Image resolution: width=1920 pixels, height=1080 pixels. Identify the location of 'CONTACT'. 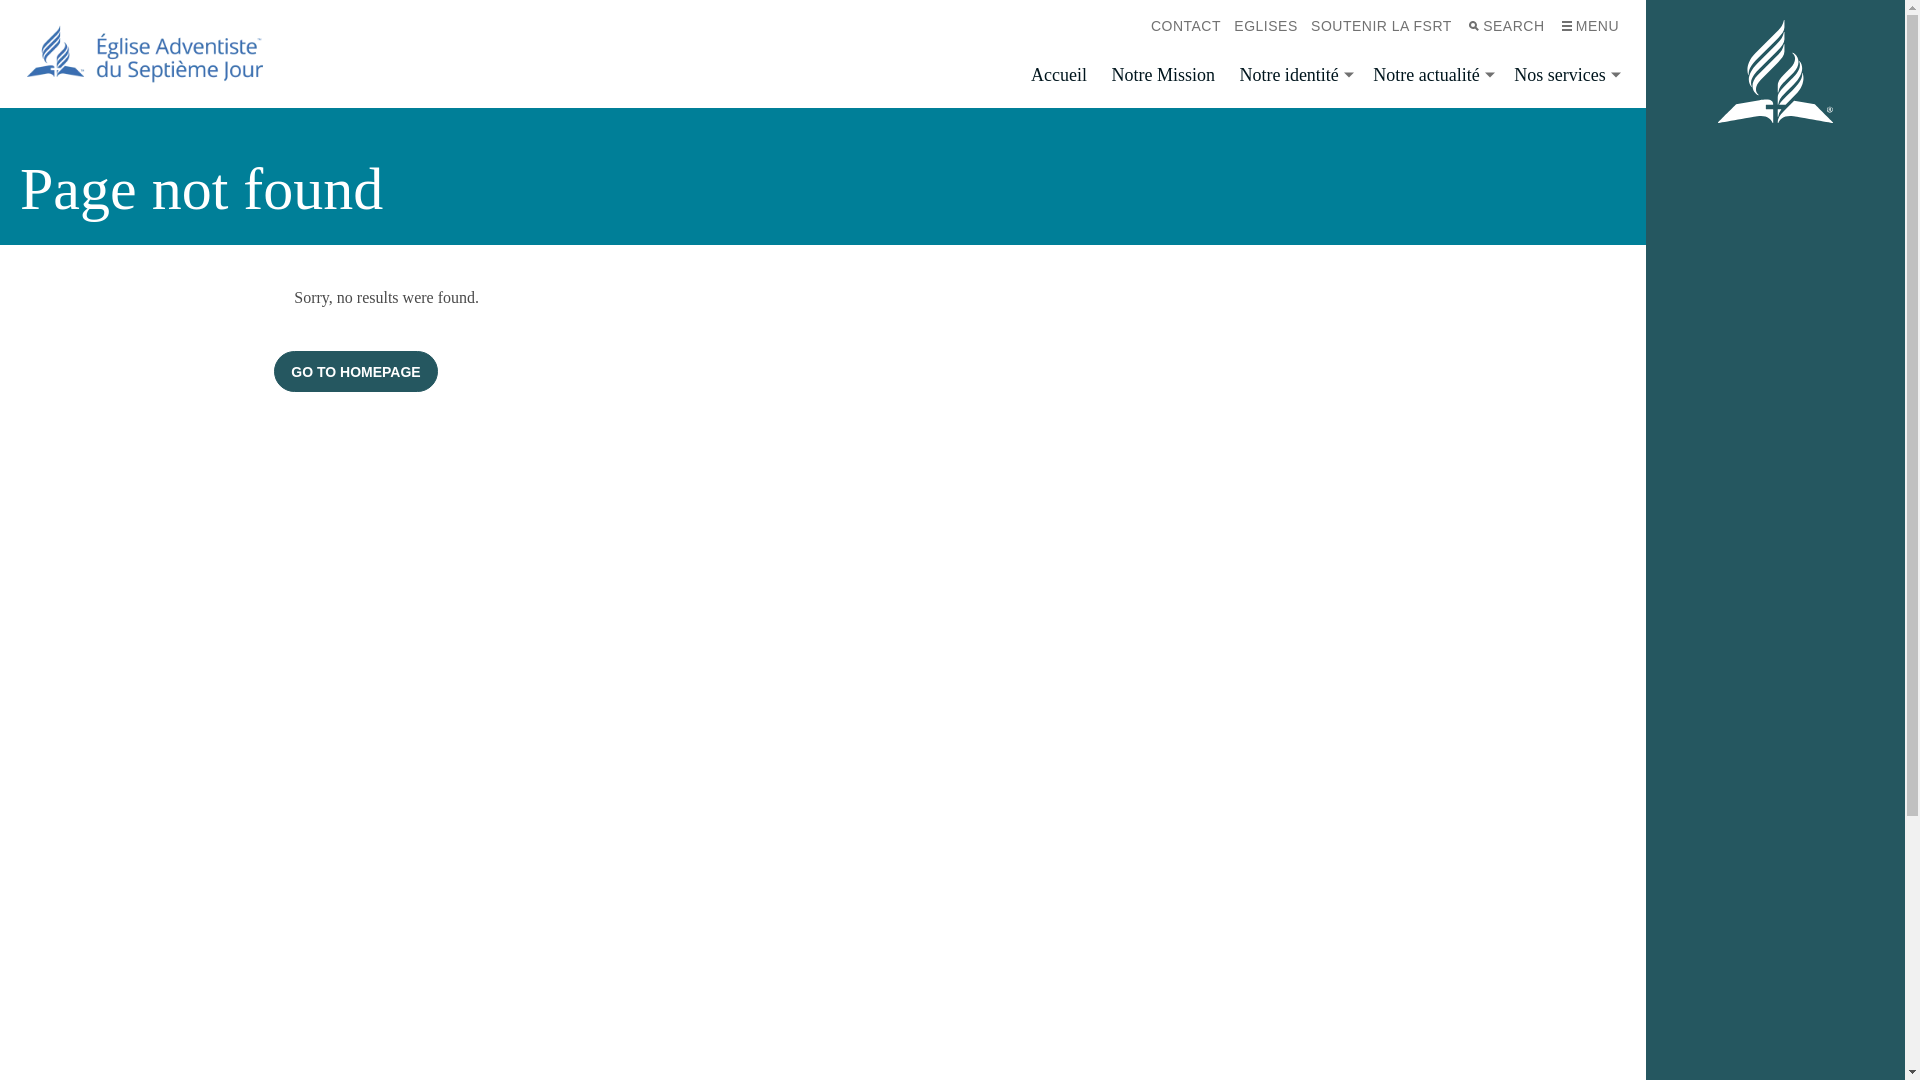
(1185, 26).